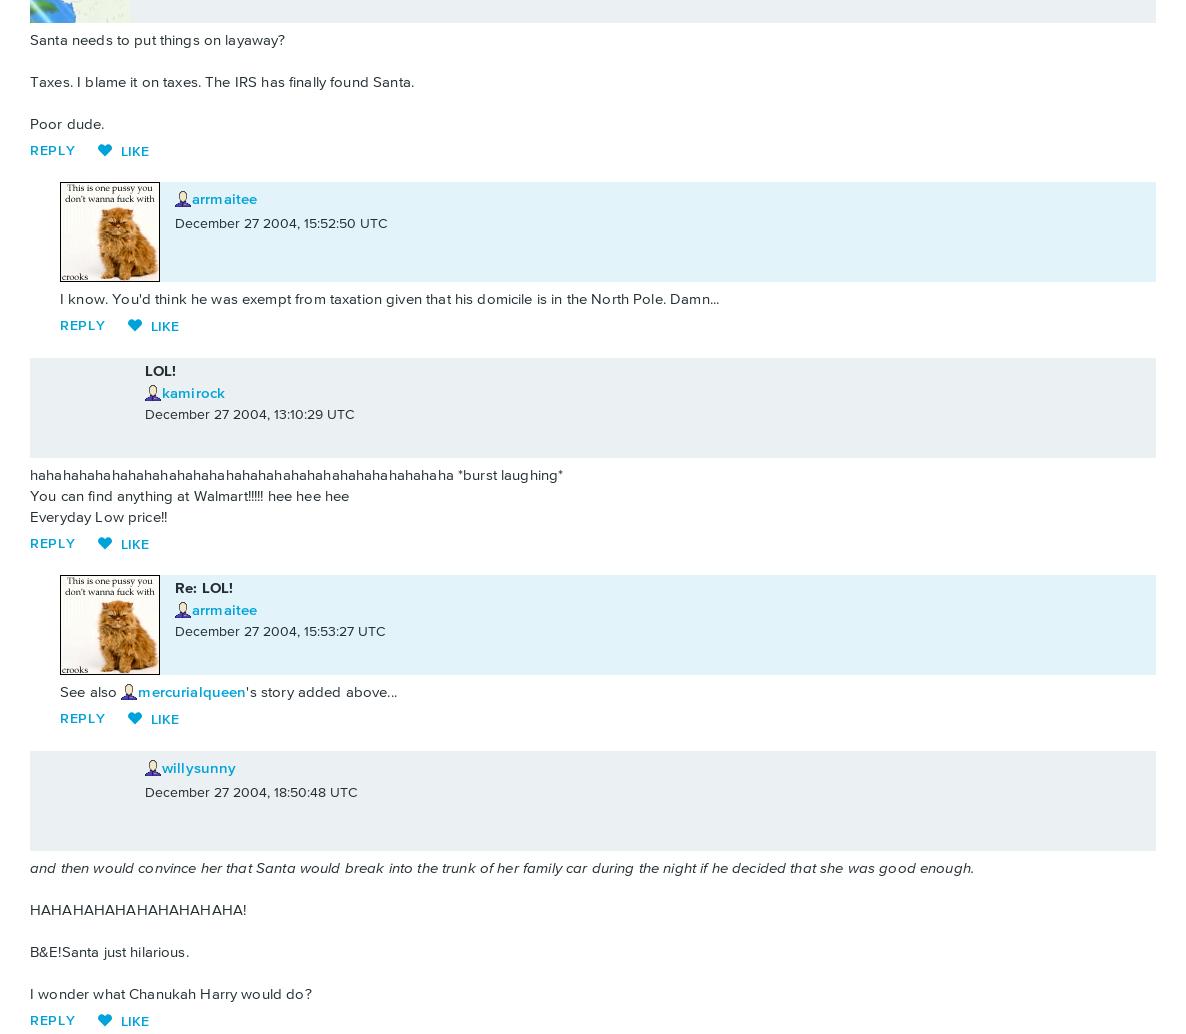 Image resolution: width=1186 pixels, height=1034 pixels. Describe the element at coordinates (249, 791) in the screenshot. I see `'December 27 2004, 18:50:48 UTC'` at that location.